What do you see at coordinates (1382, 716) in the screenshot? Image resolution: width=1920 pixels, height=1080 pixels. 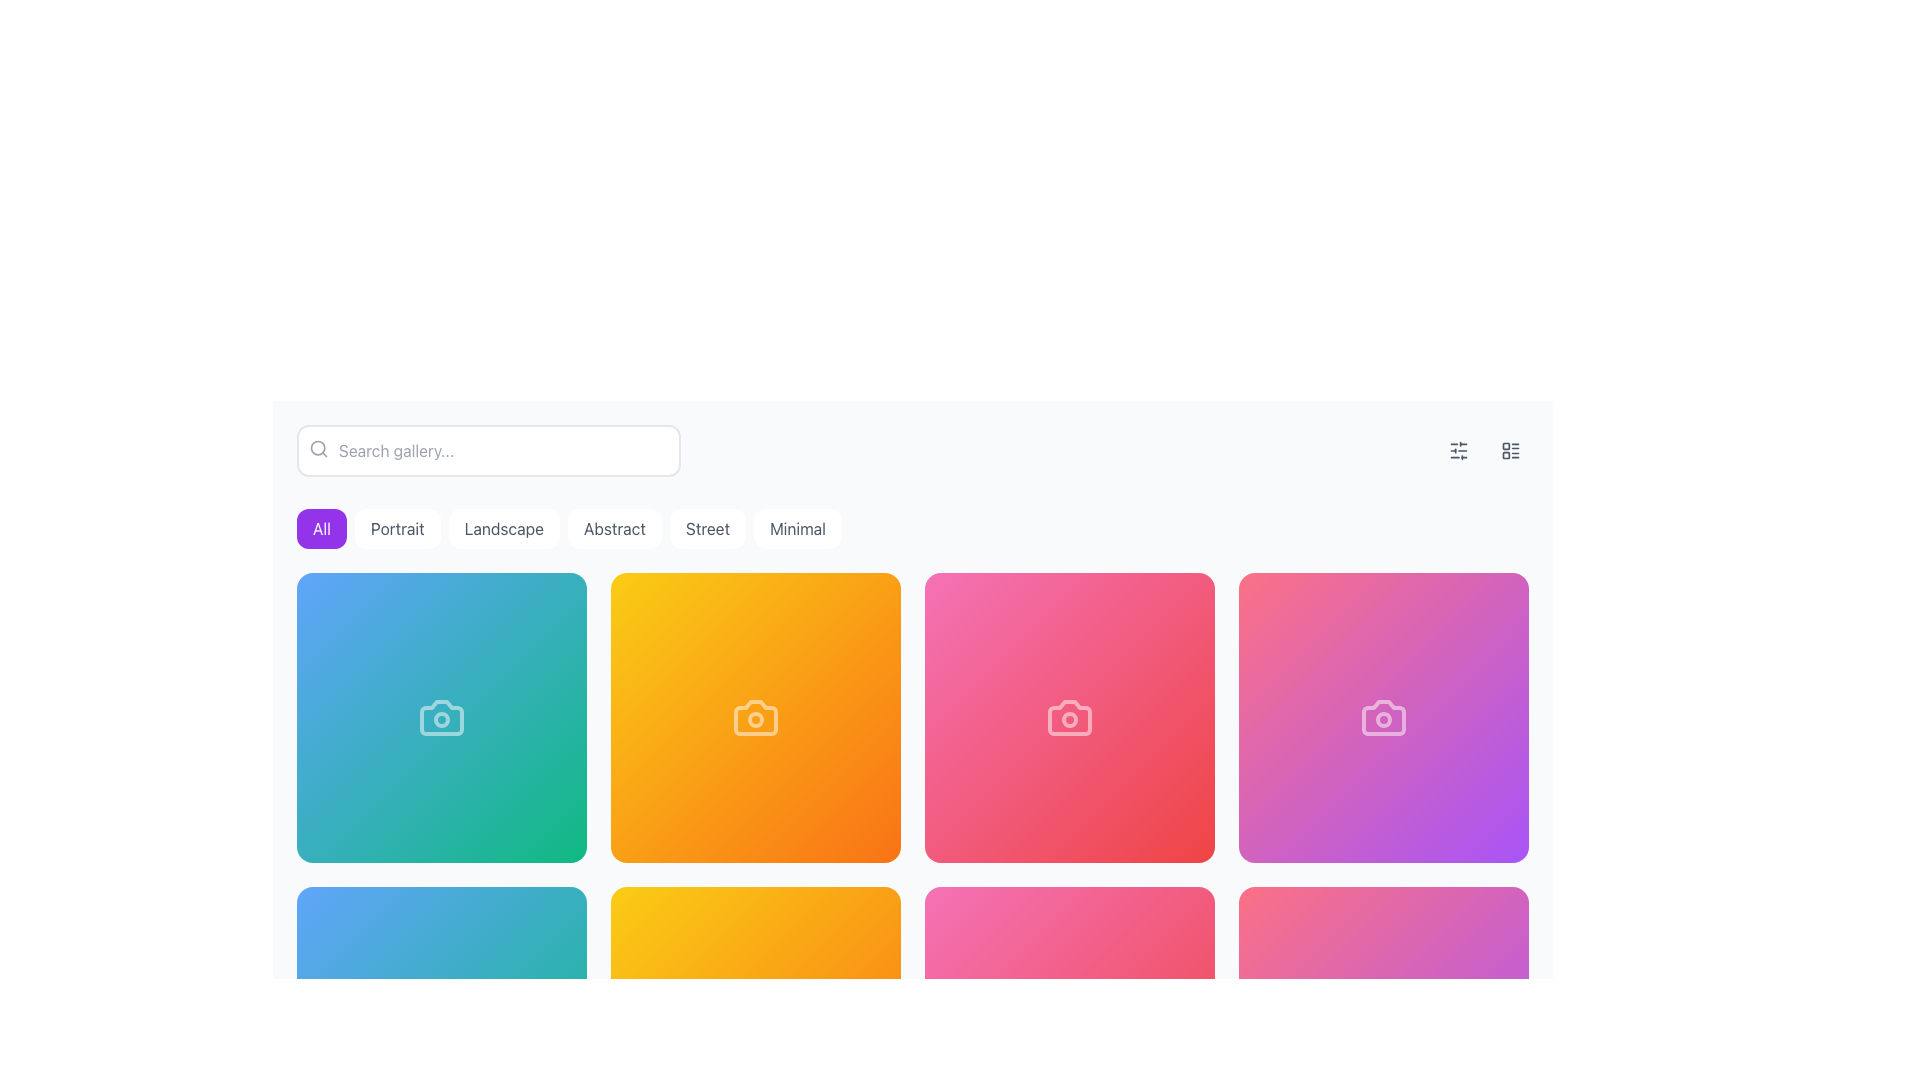 I see `the camera icon SVG element located at the center of the gradient pink-purple tile in the gallery interface` at bounding box center [1382, 716].